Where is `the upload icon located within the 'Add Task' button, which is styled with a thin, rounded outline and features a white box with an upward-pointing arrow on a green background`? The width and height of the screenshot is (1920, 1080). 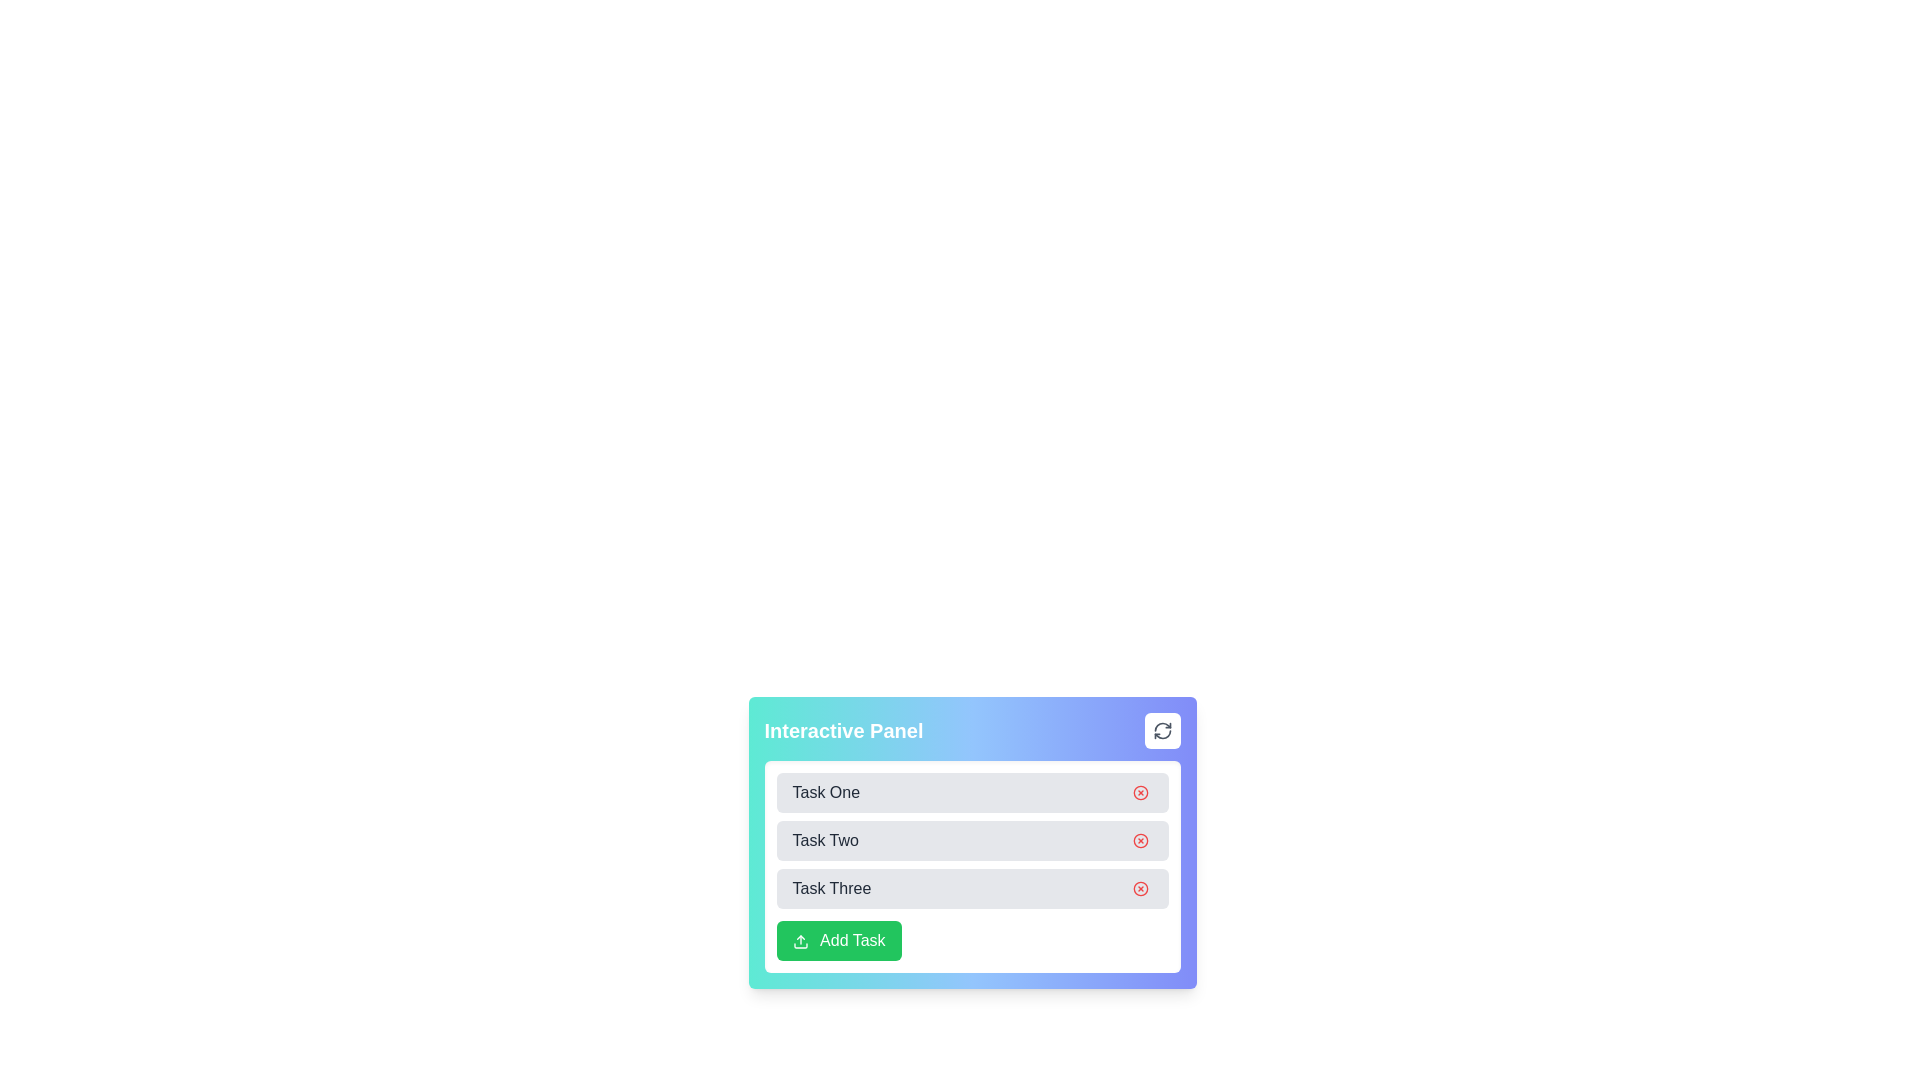 the upload icon located within the 'Add Task' button, which is styled with a thin, rounded outline and features a white box with an upward-pointing arrow on a green background is located at coordinates (800, 941).